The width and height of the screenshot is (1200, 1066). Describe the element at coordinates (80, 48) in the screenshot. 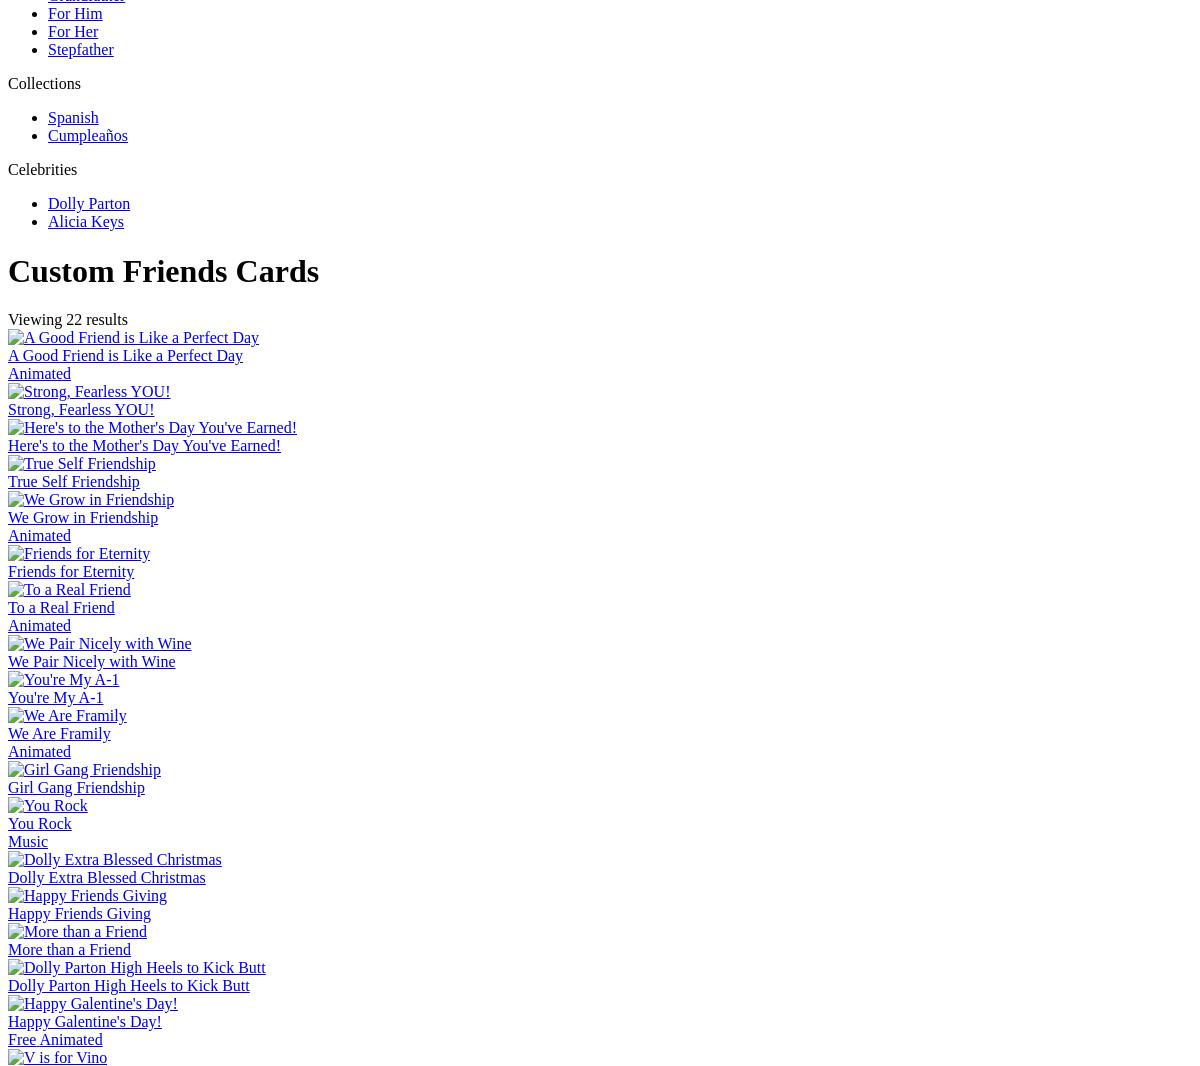

I see `'Stepfather'` at that location.